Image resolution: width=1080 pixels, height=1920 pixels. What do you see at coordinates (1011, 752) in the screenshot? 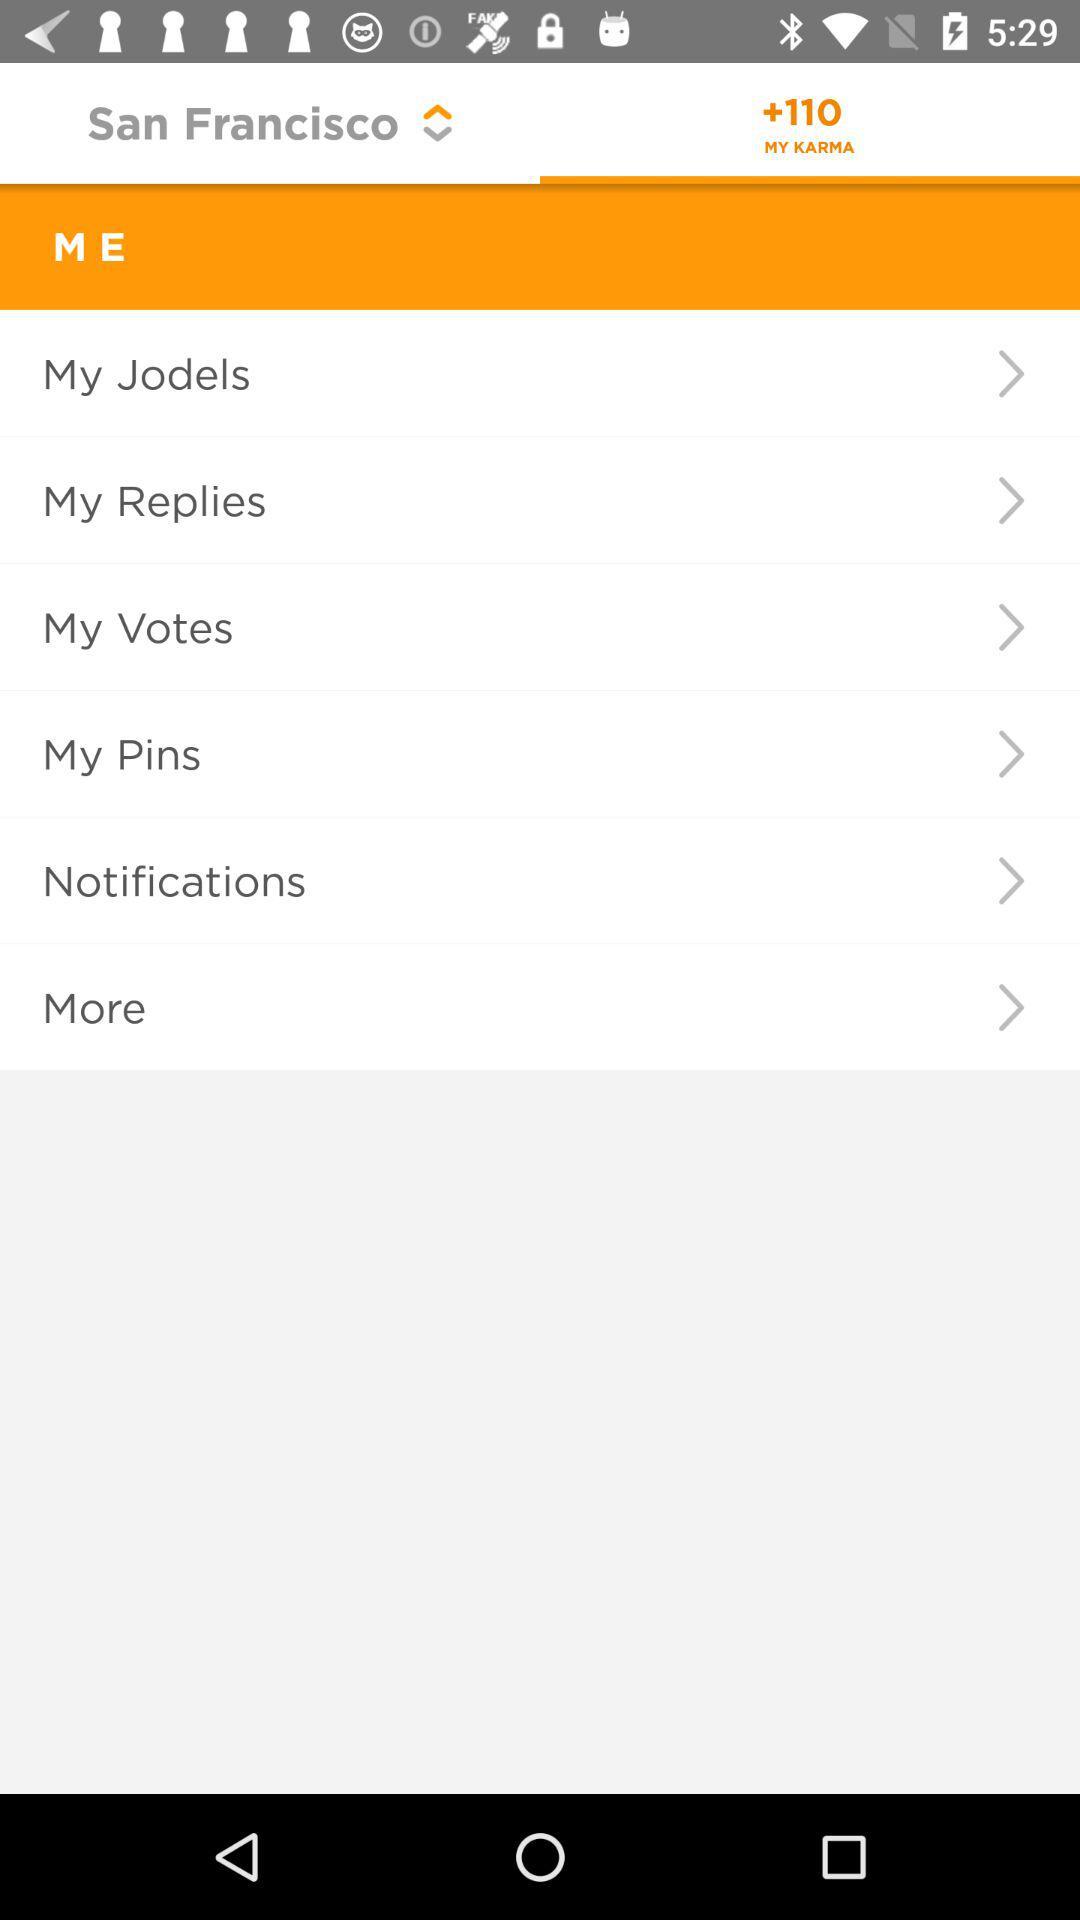
I see `item next to the my pins` at bounding box center [1011, 752].